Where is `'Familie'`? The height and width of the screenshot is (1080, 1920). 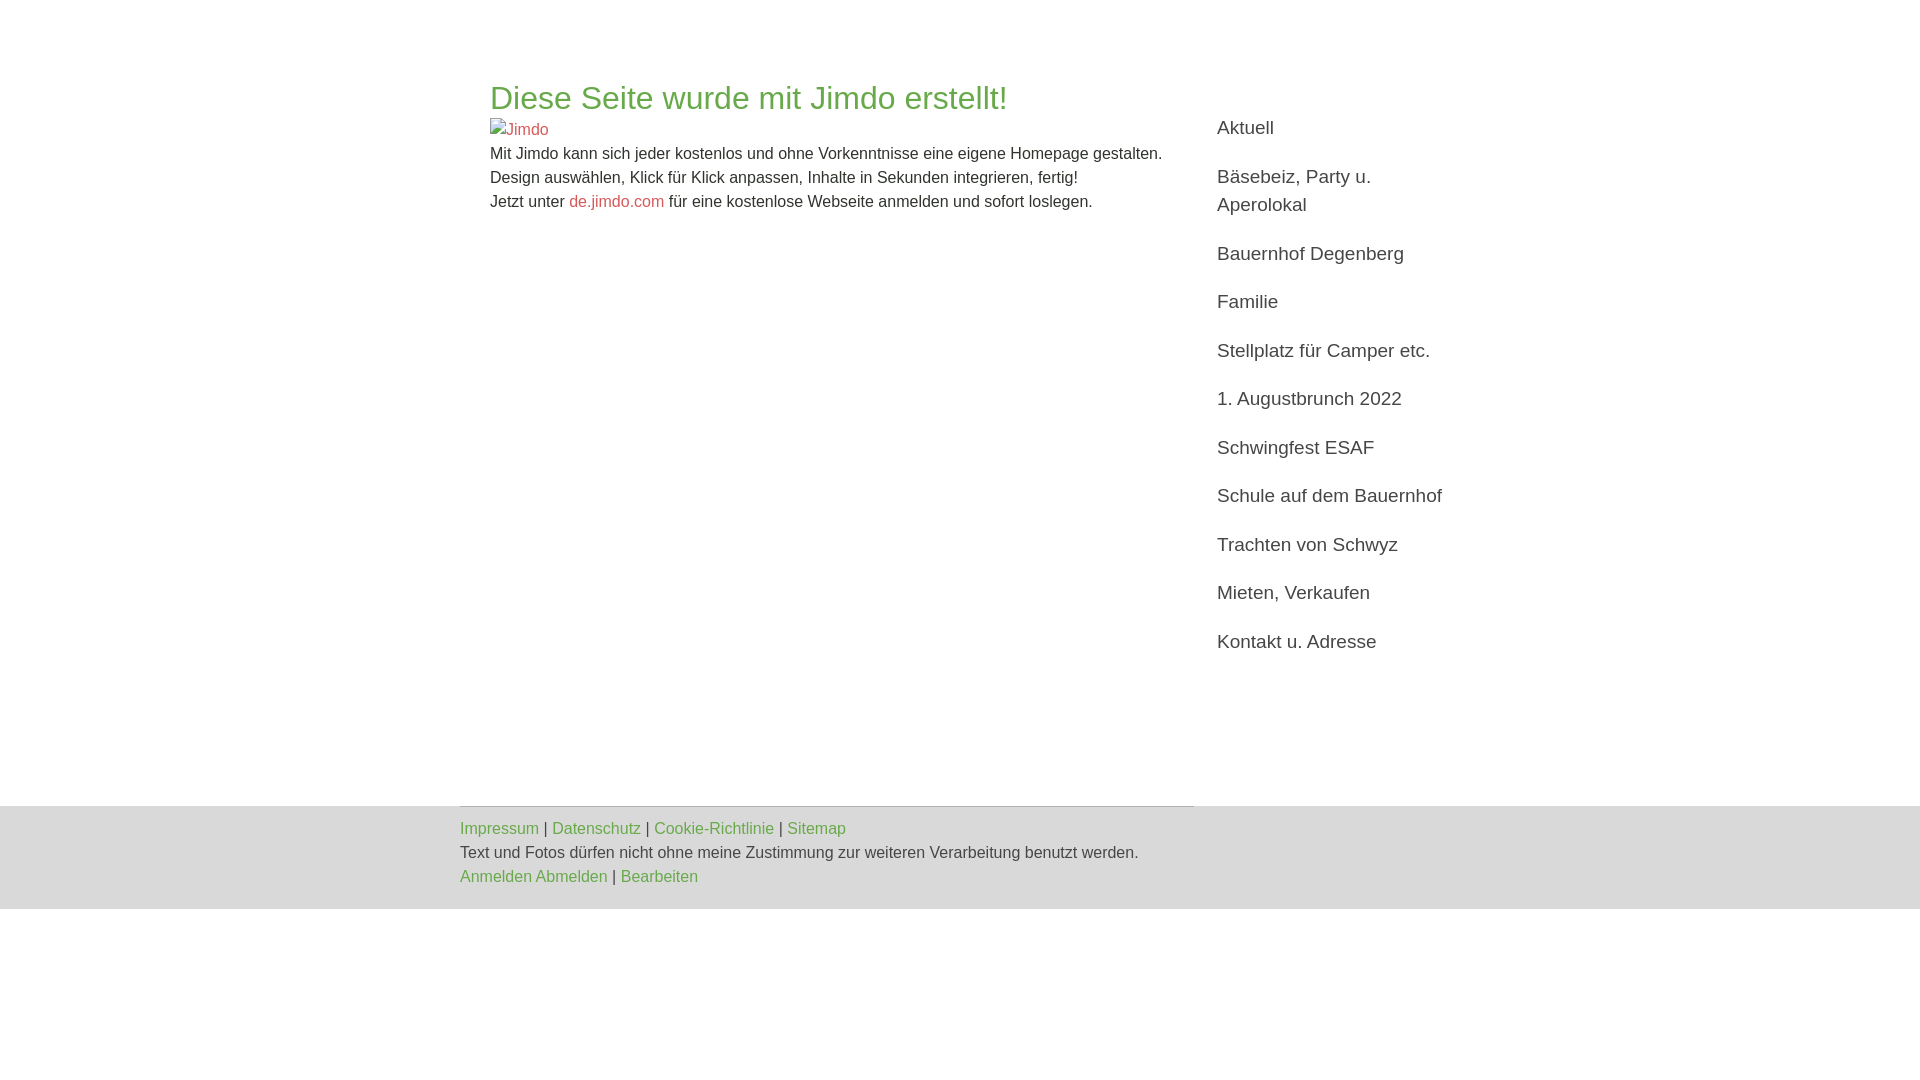
'Familie' is located at coordinates (1329, 302).